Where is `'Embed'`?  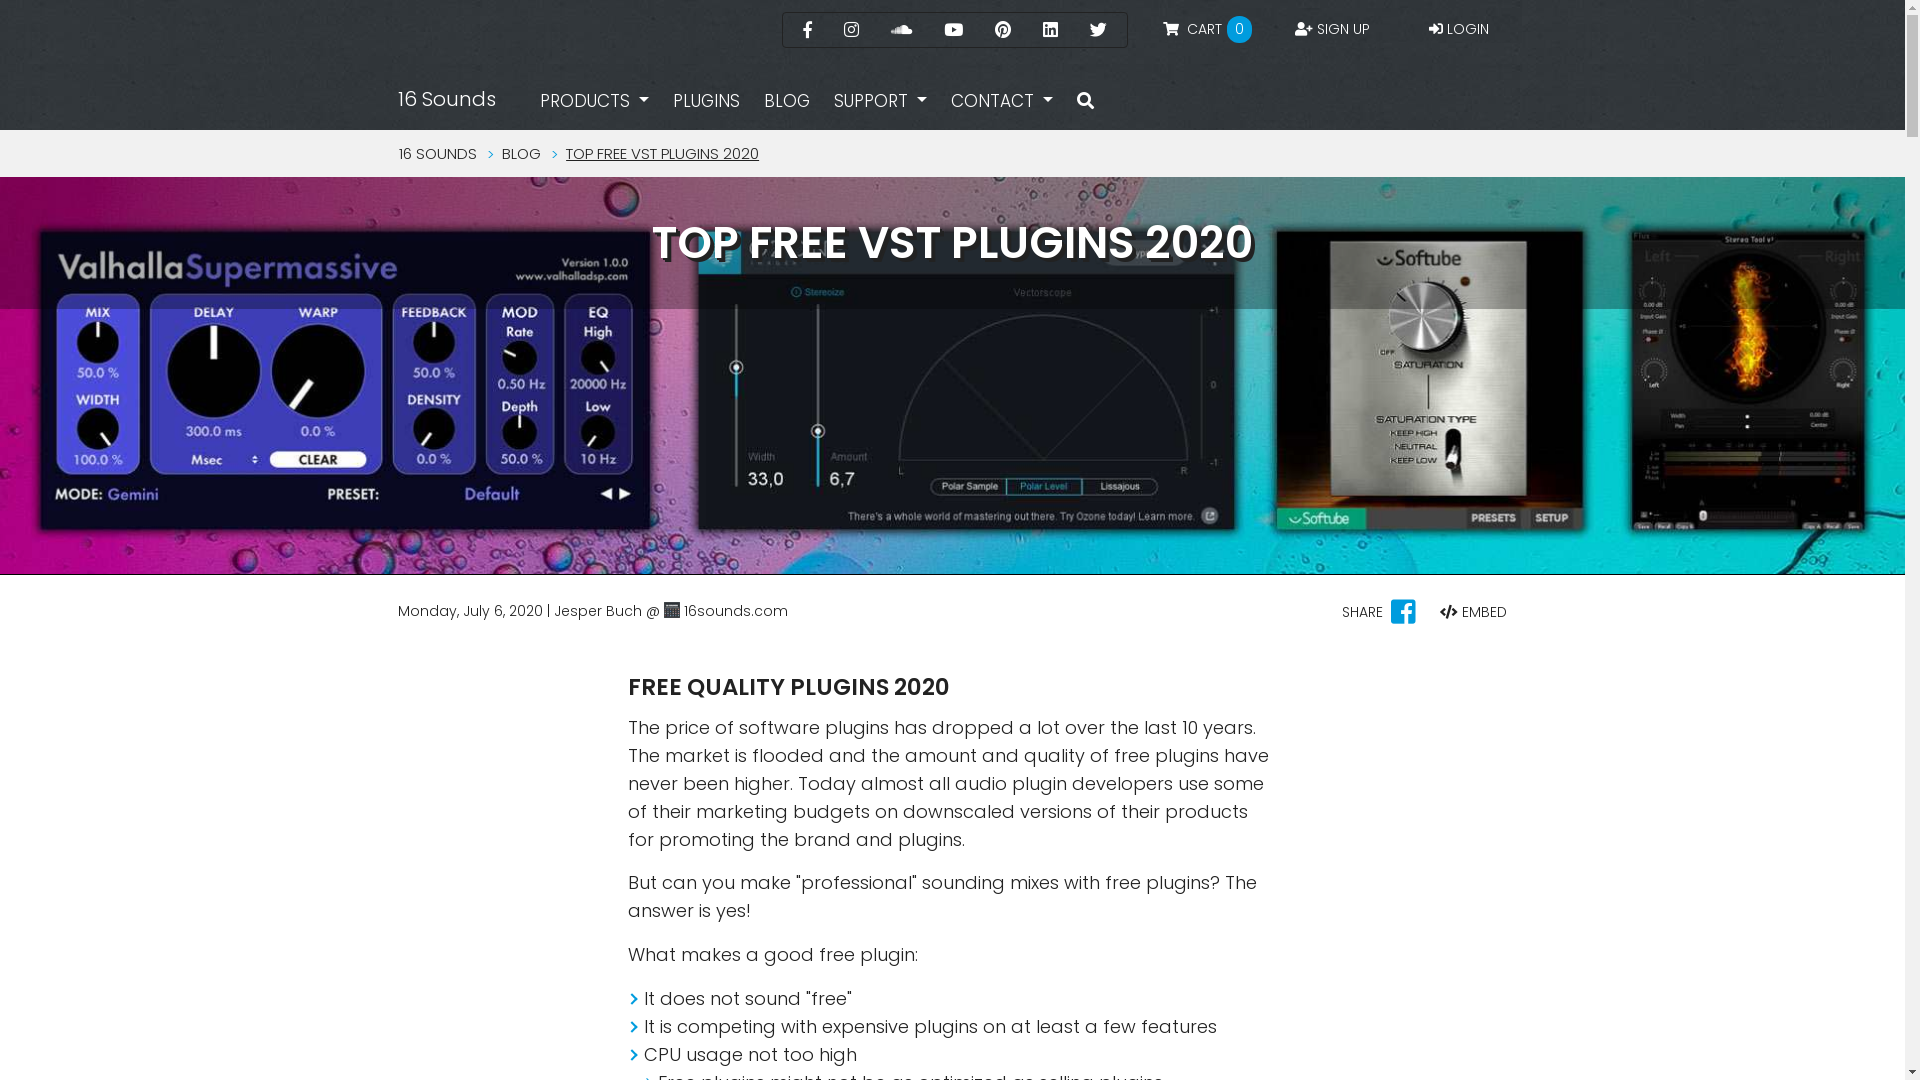
'Embed' is located at coordinates (1449, 611).